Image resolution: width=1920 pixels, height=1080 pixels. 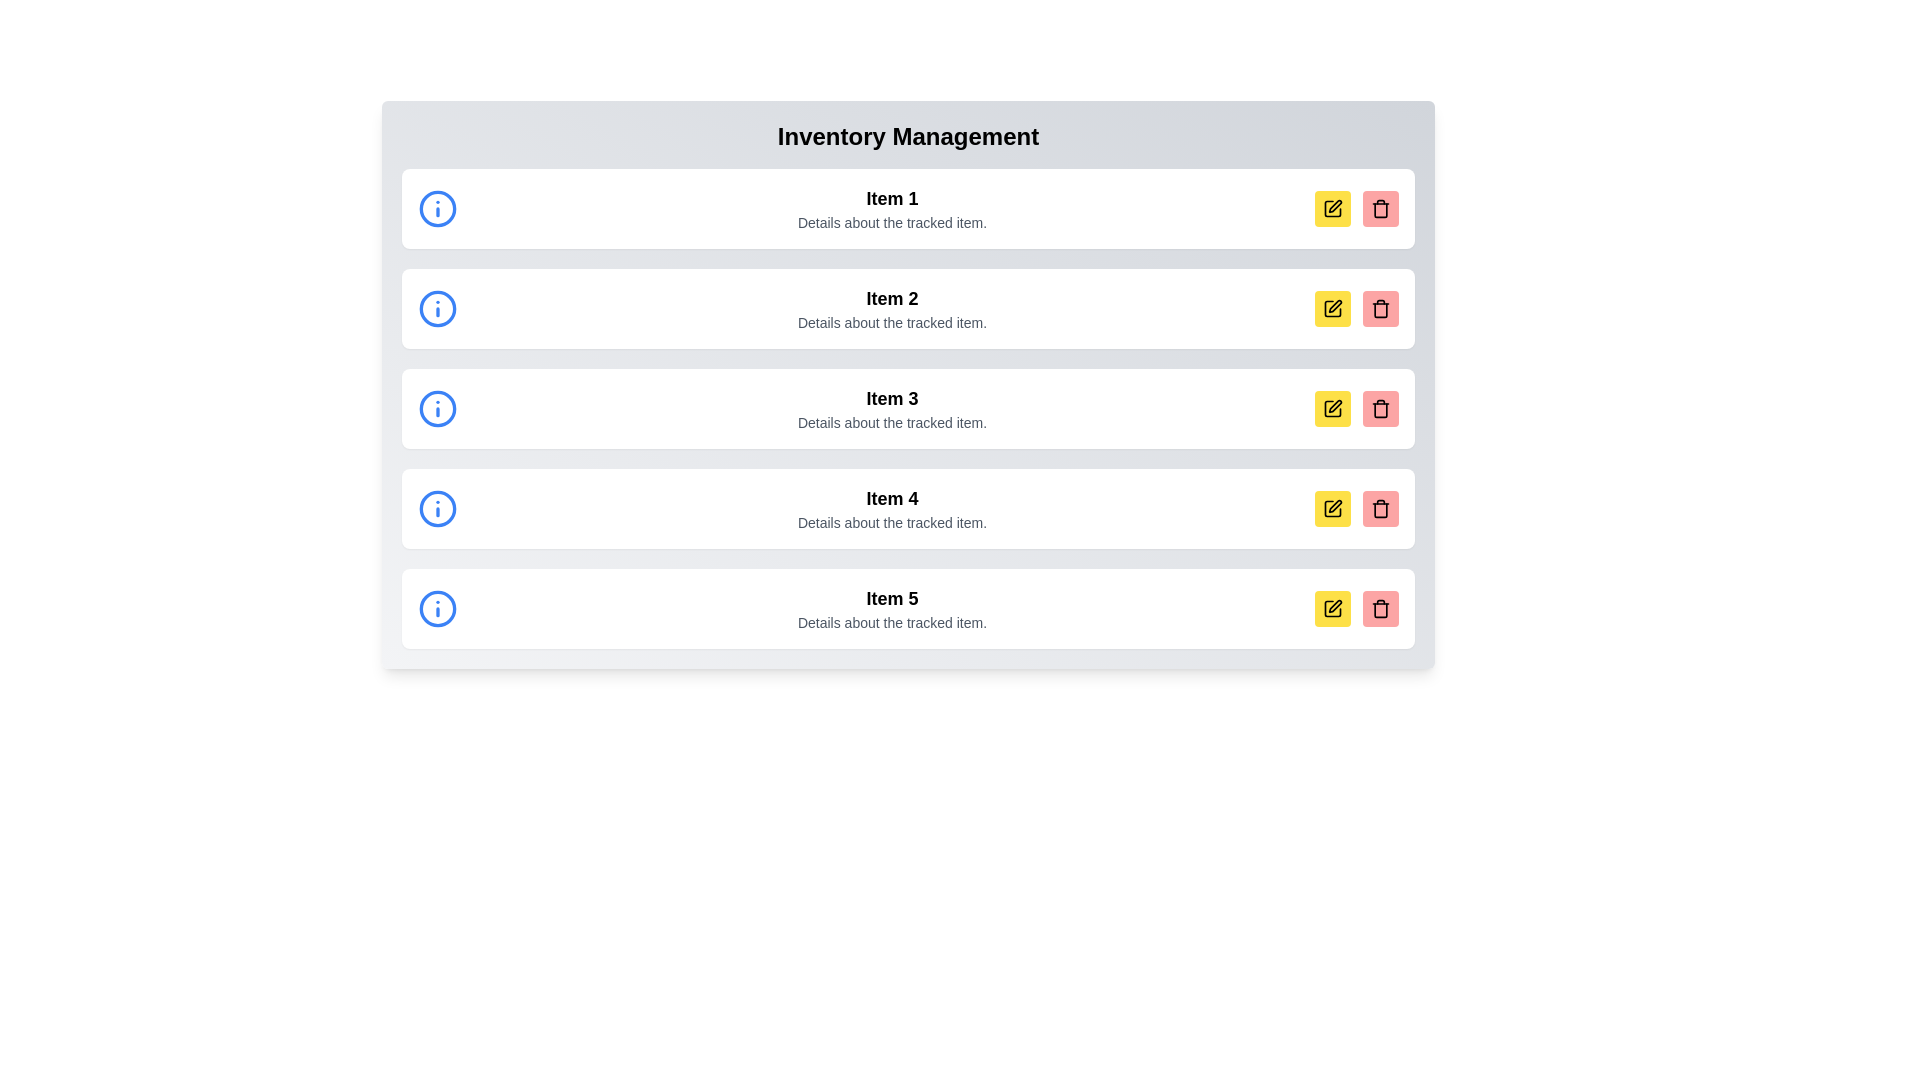 What do you see at coordinates (1333, 407) in the screenshot?
I see `the yellow pen icon button located in the fourth row under 'Inventory Management'` at bounding box center [1333, 407].